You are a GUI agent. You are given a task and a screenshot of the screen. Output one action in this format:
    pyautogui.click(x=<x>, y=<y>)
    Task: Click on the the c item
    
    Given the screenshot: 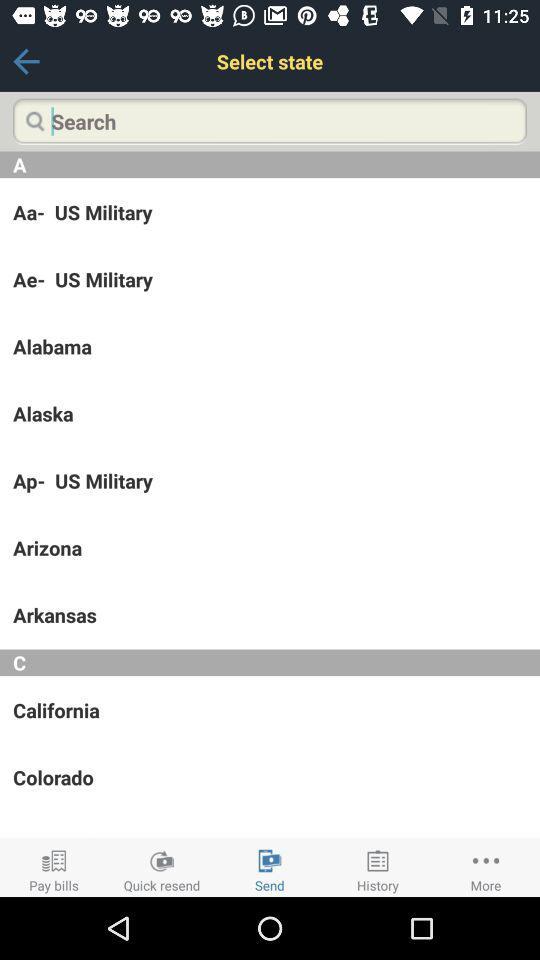 What is the action you would take?
    pyautogui.click(x=270, y=662)
    